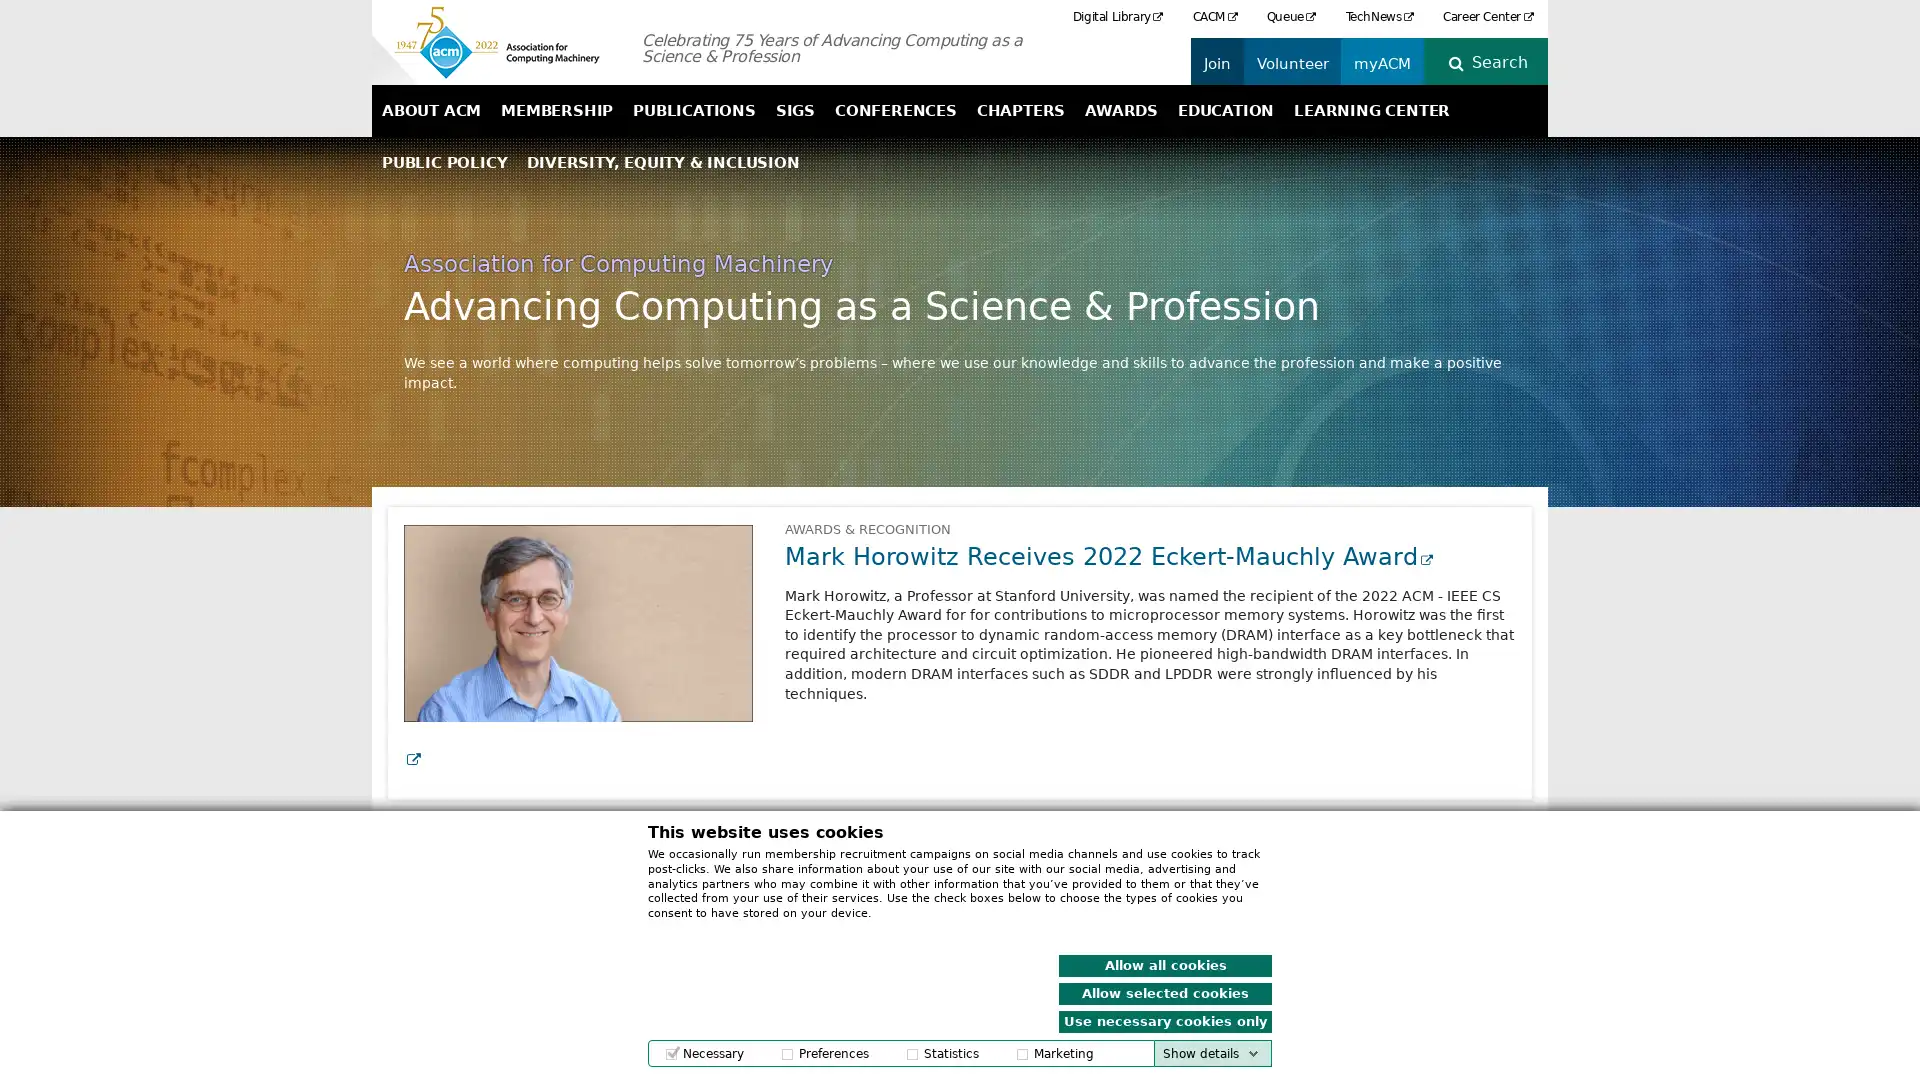  What do you see at coordinates (1506, 61) in the screenshot?
I see `Search Submit` at bounding box center [1506, 61].